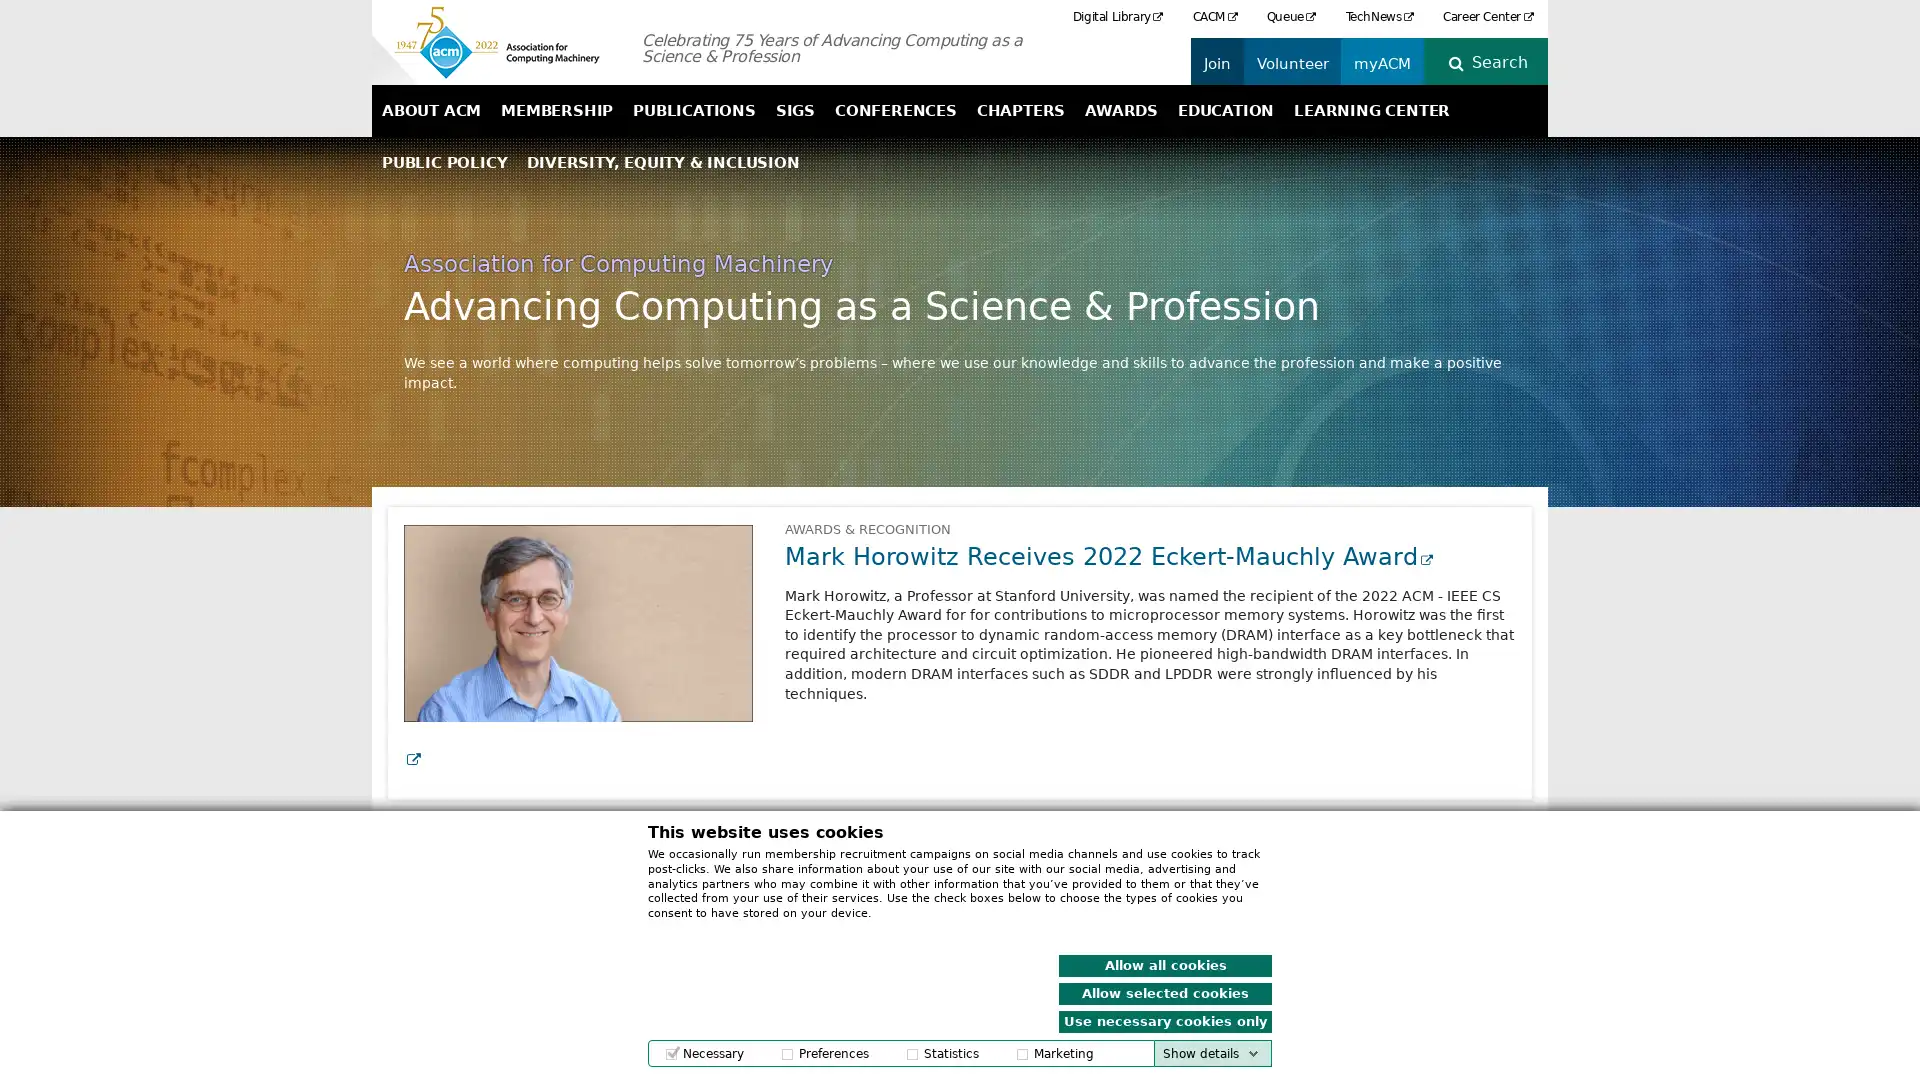  What do you see at coordinates (1506, 61) in the screenshot?
I see `Search Submit` at bounding box center [1506, 61].